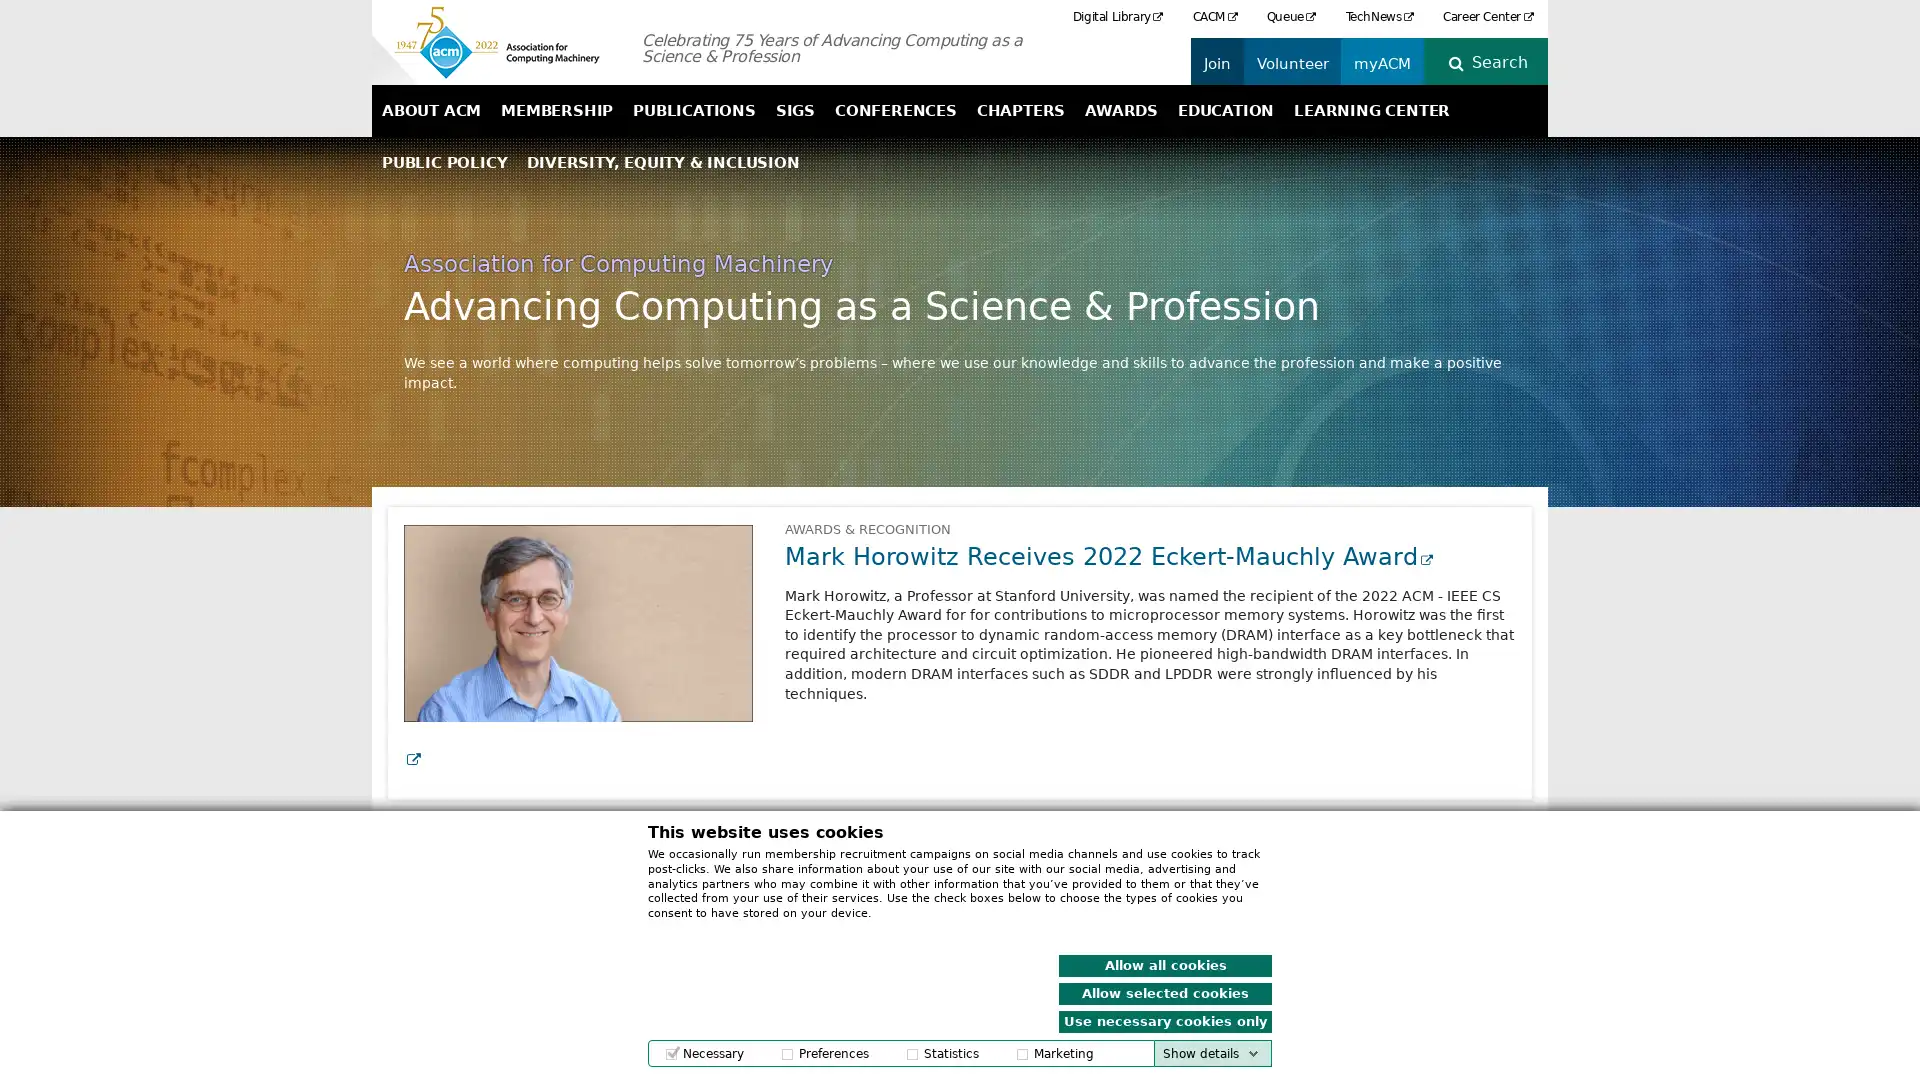  What do you see at coordinates (1506, 61) in the screenshot?
I see `Search Submit` at bounding box center [1506, 61].